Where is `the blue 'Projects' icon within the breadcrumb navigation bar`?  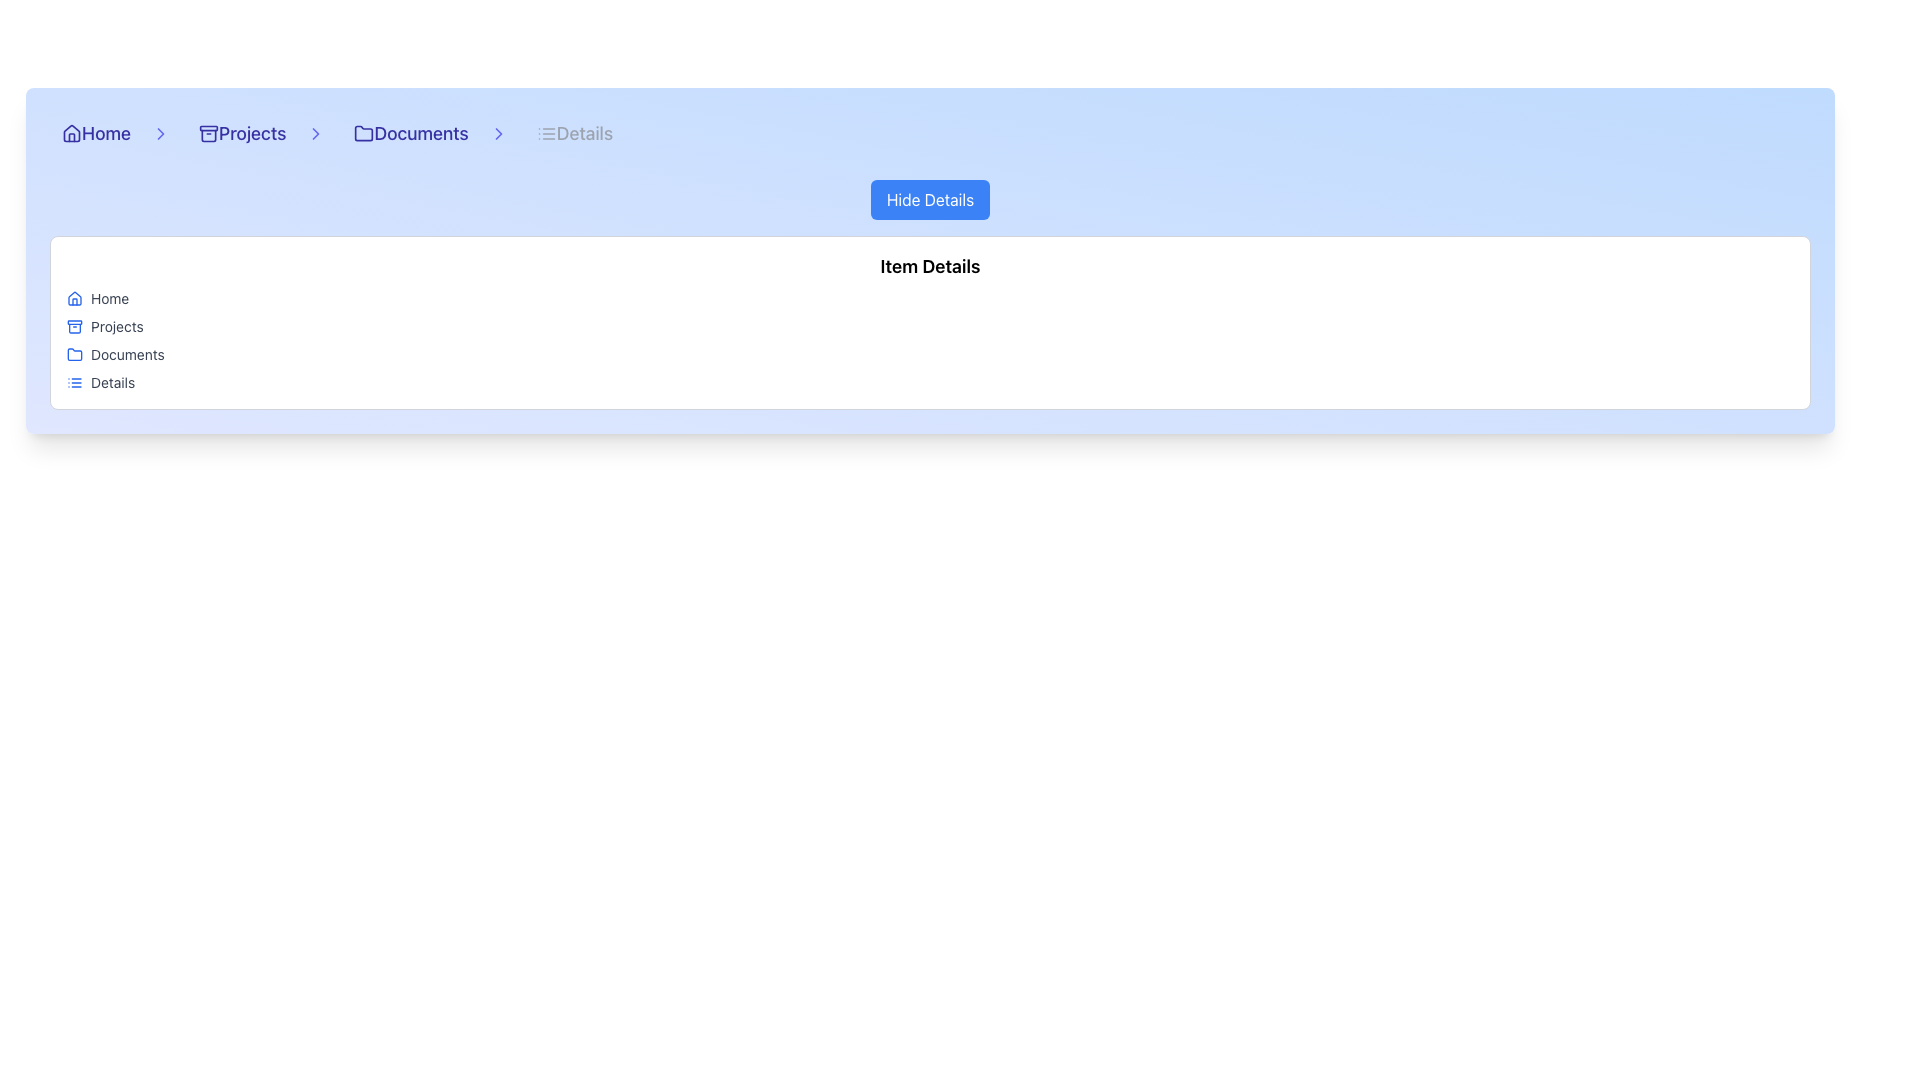
the blue 'Projects' icon within the breadcrumb navigation bar is located at coordinates (75, 326).